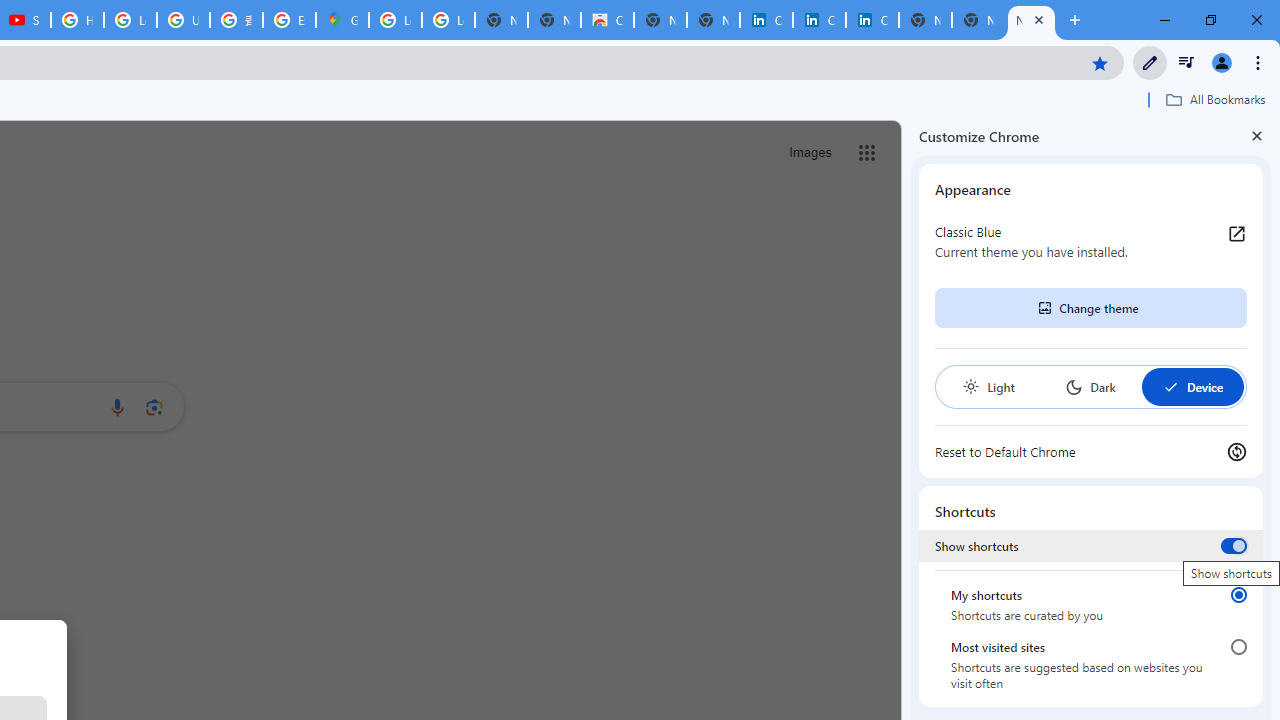 This screenshot has width=1280, height=720. What do you see at coordinates (342, 20) in the screenshot?
I see `'Google Maps'` at bounding box center [342, 20].